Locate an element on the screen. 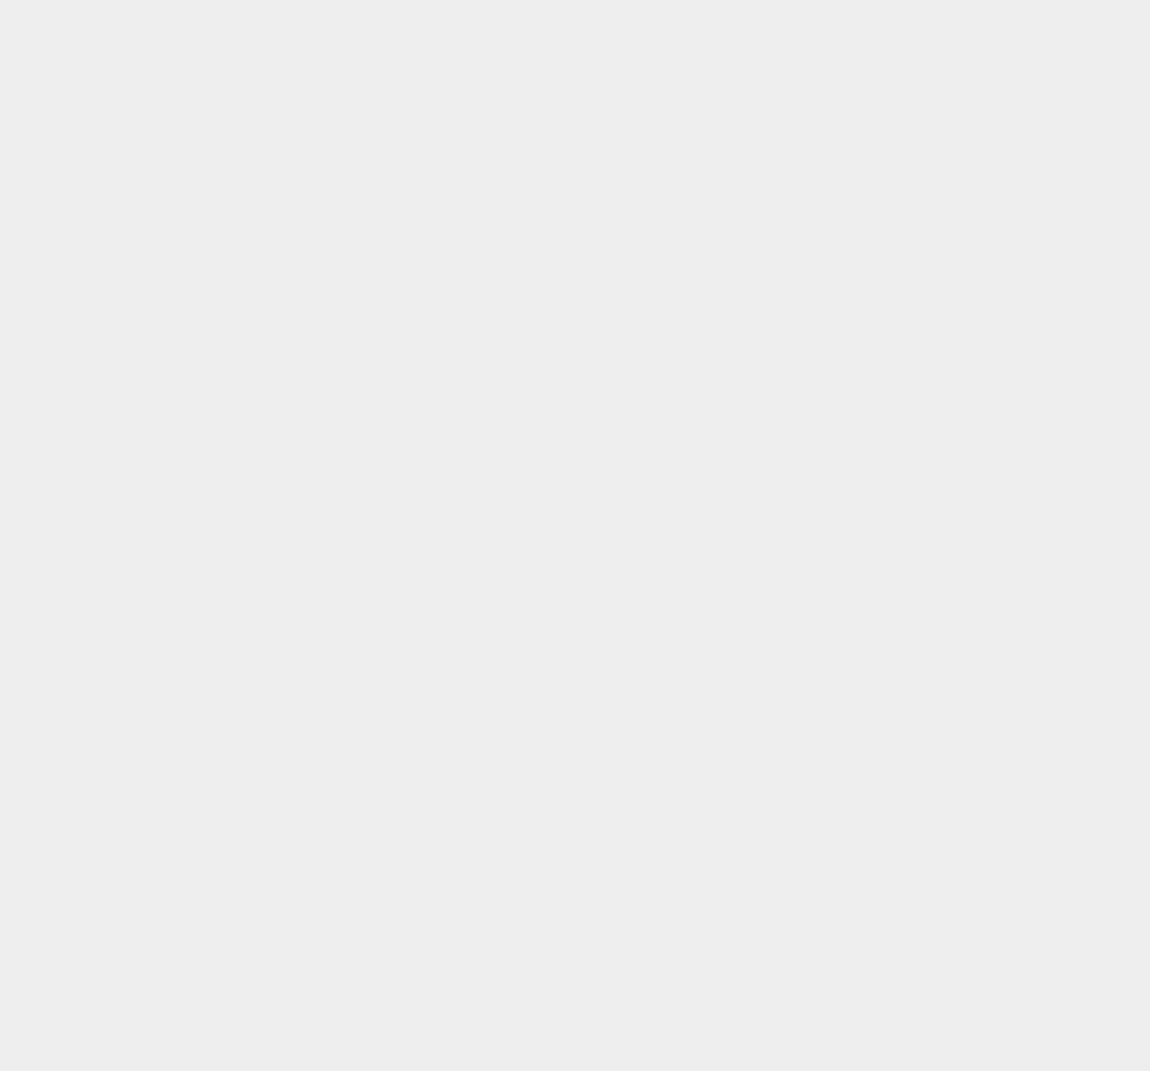  'TechGlobeX.net' is located at coordinates (812, 96).